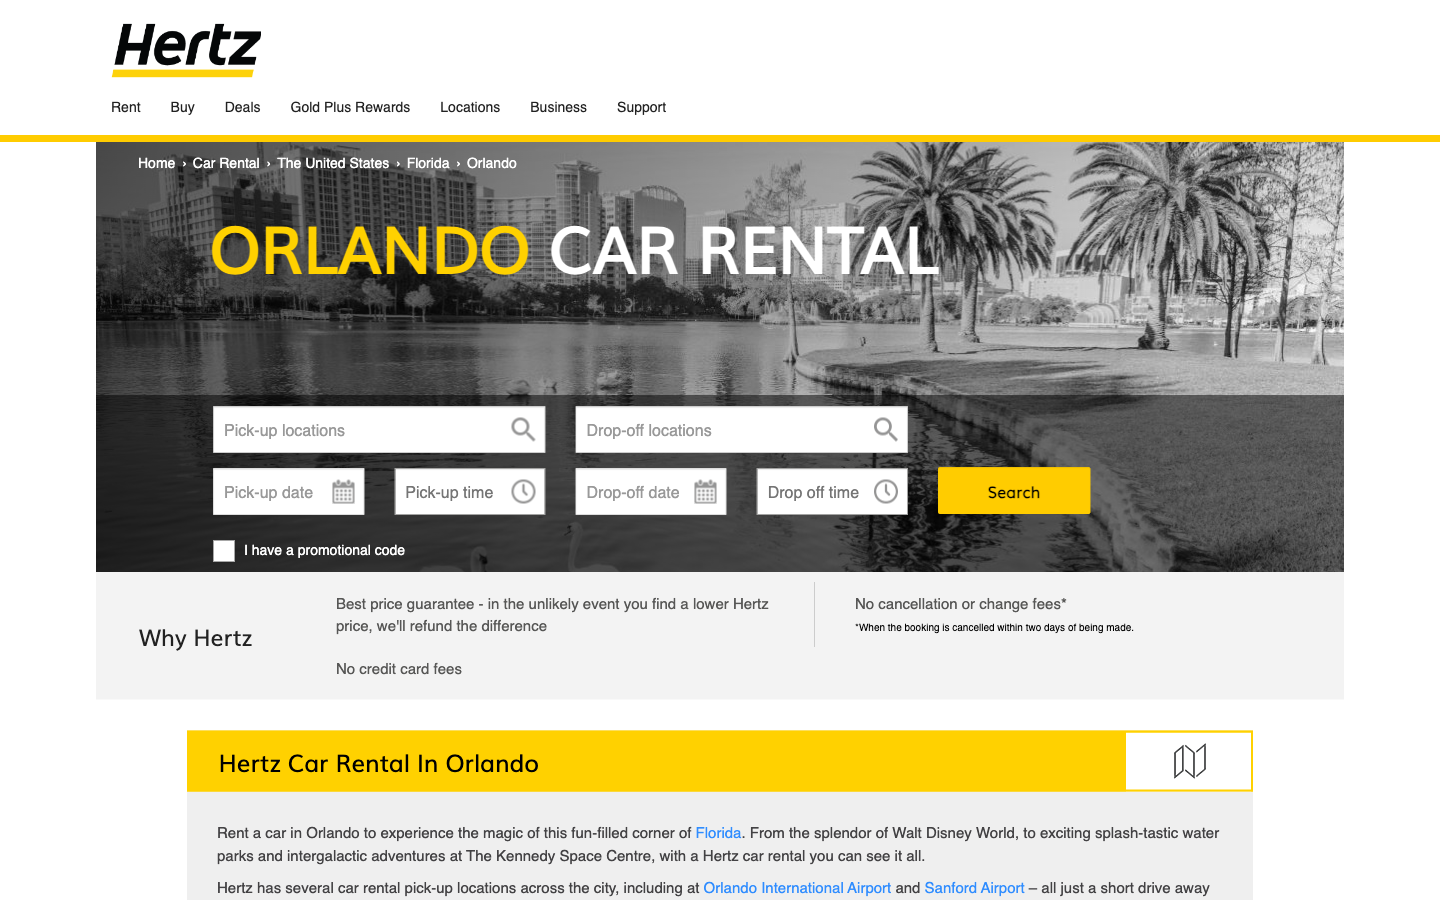 This screenshot has width=1440, height=900. I want to click on Enter the pick-up and drop-off date, so click(287, 490).